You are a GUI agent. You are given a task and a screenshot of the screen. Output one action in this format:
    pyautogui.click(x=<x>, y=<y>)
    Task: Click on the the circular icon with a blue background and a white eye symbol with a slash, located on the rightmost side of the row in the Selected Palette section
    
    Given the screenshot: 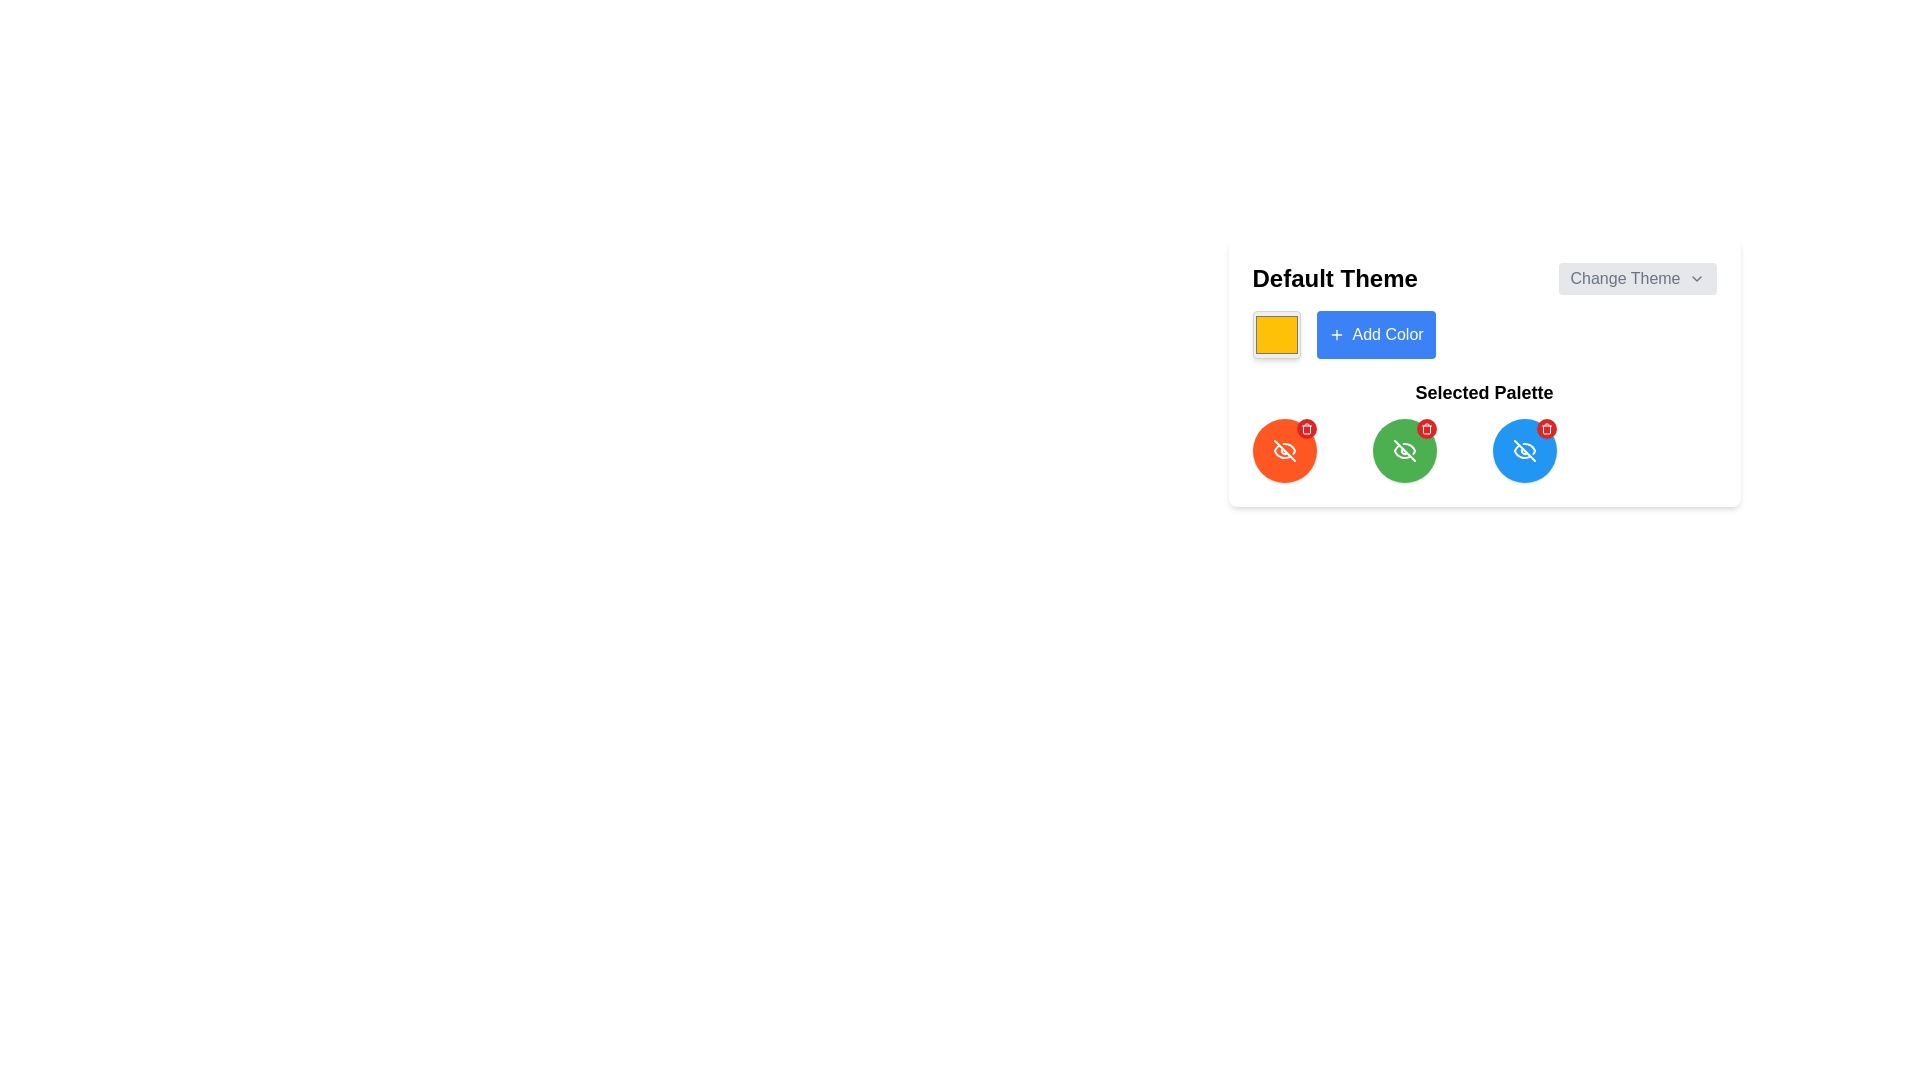 What is the action you would take?
    pyautogui.click(x=1523, y=451)
    